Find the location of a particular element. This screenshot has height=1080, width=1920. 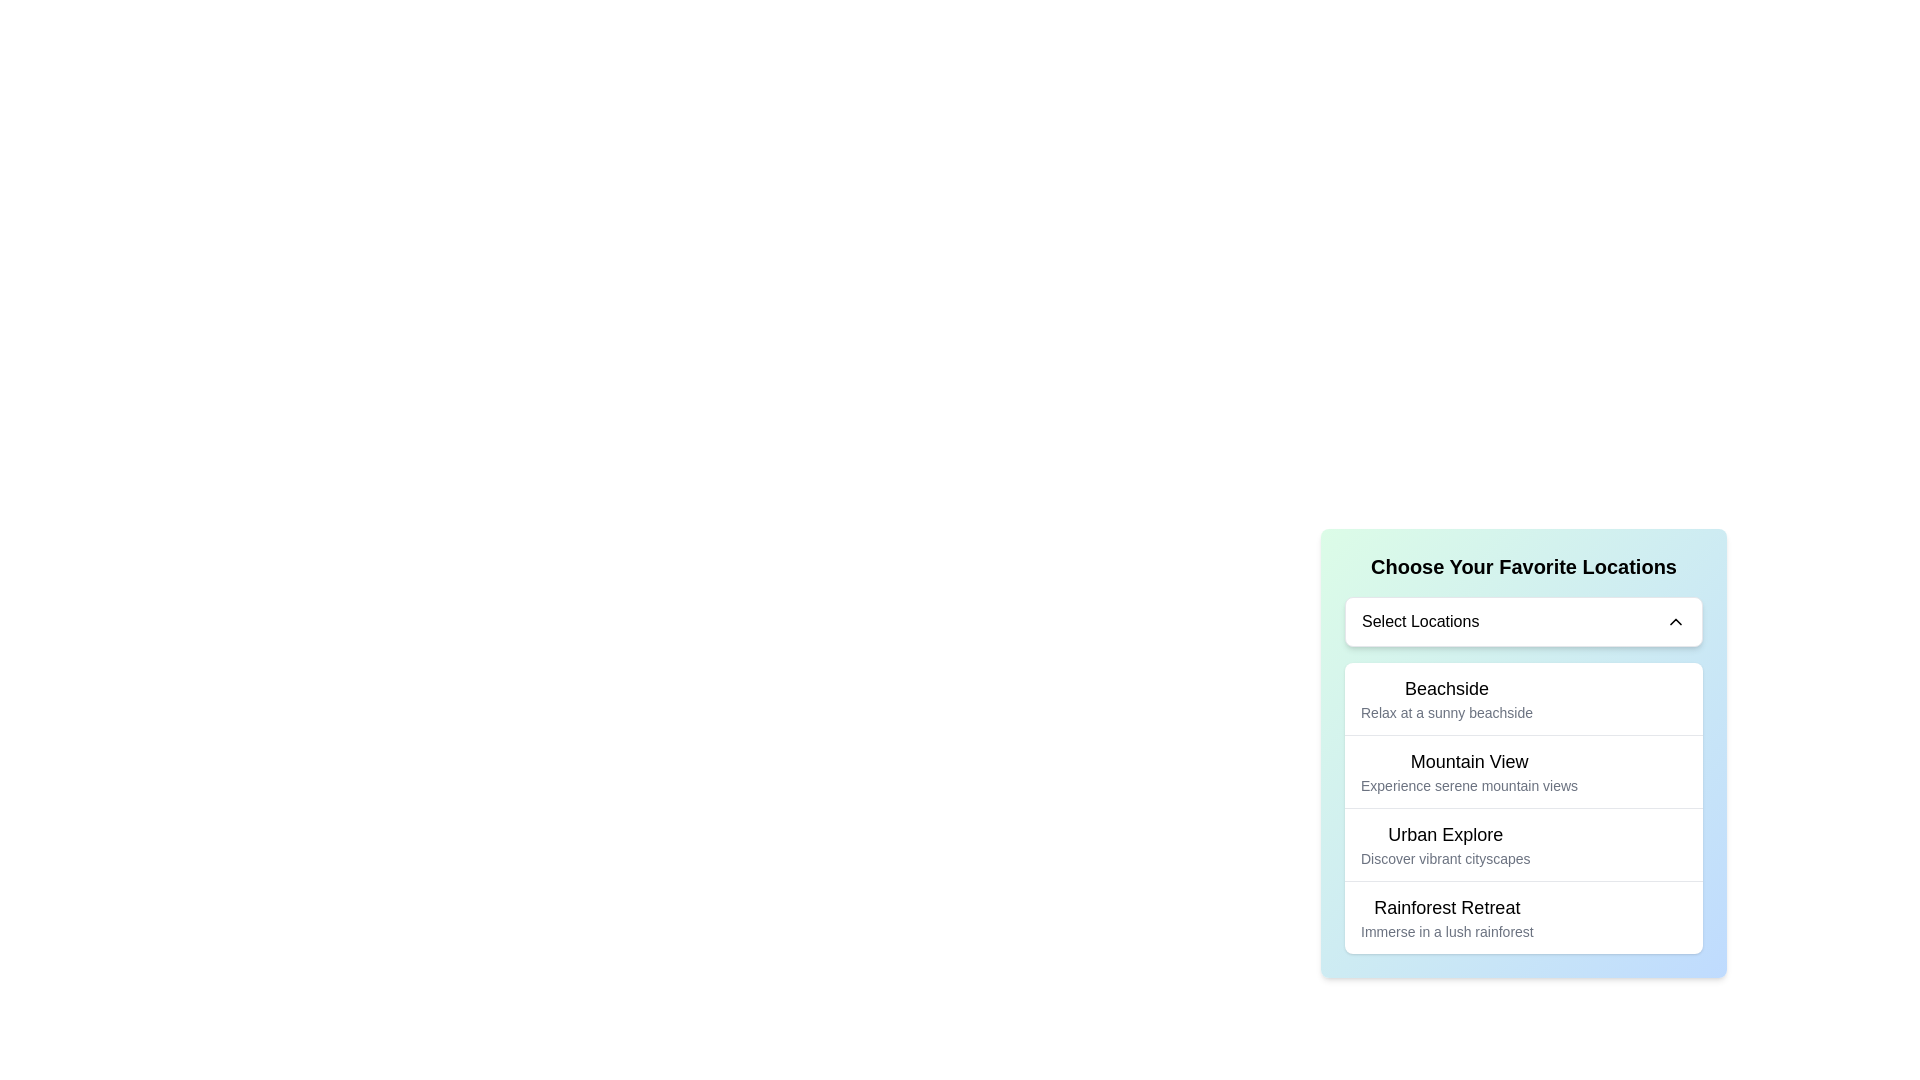

the 'Rainforest Retreat' option in the 'Choose Your Favorite Locations' menu is located at coordinates (1447, 907).